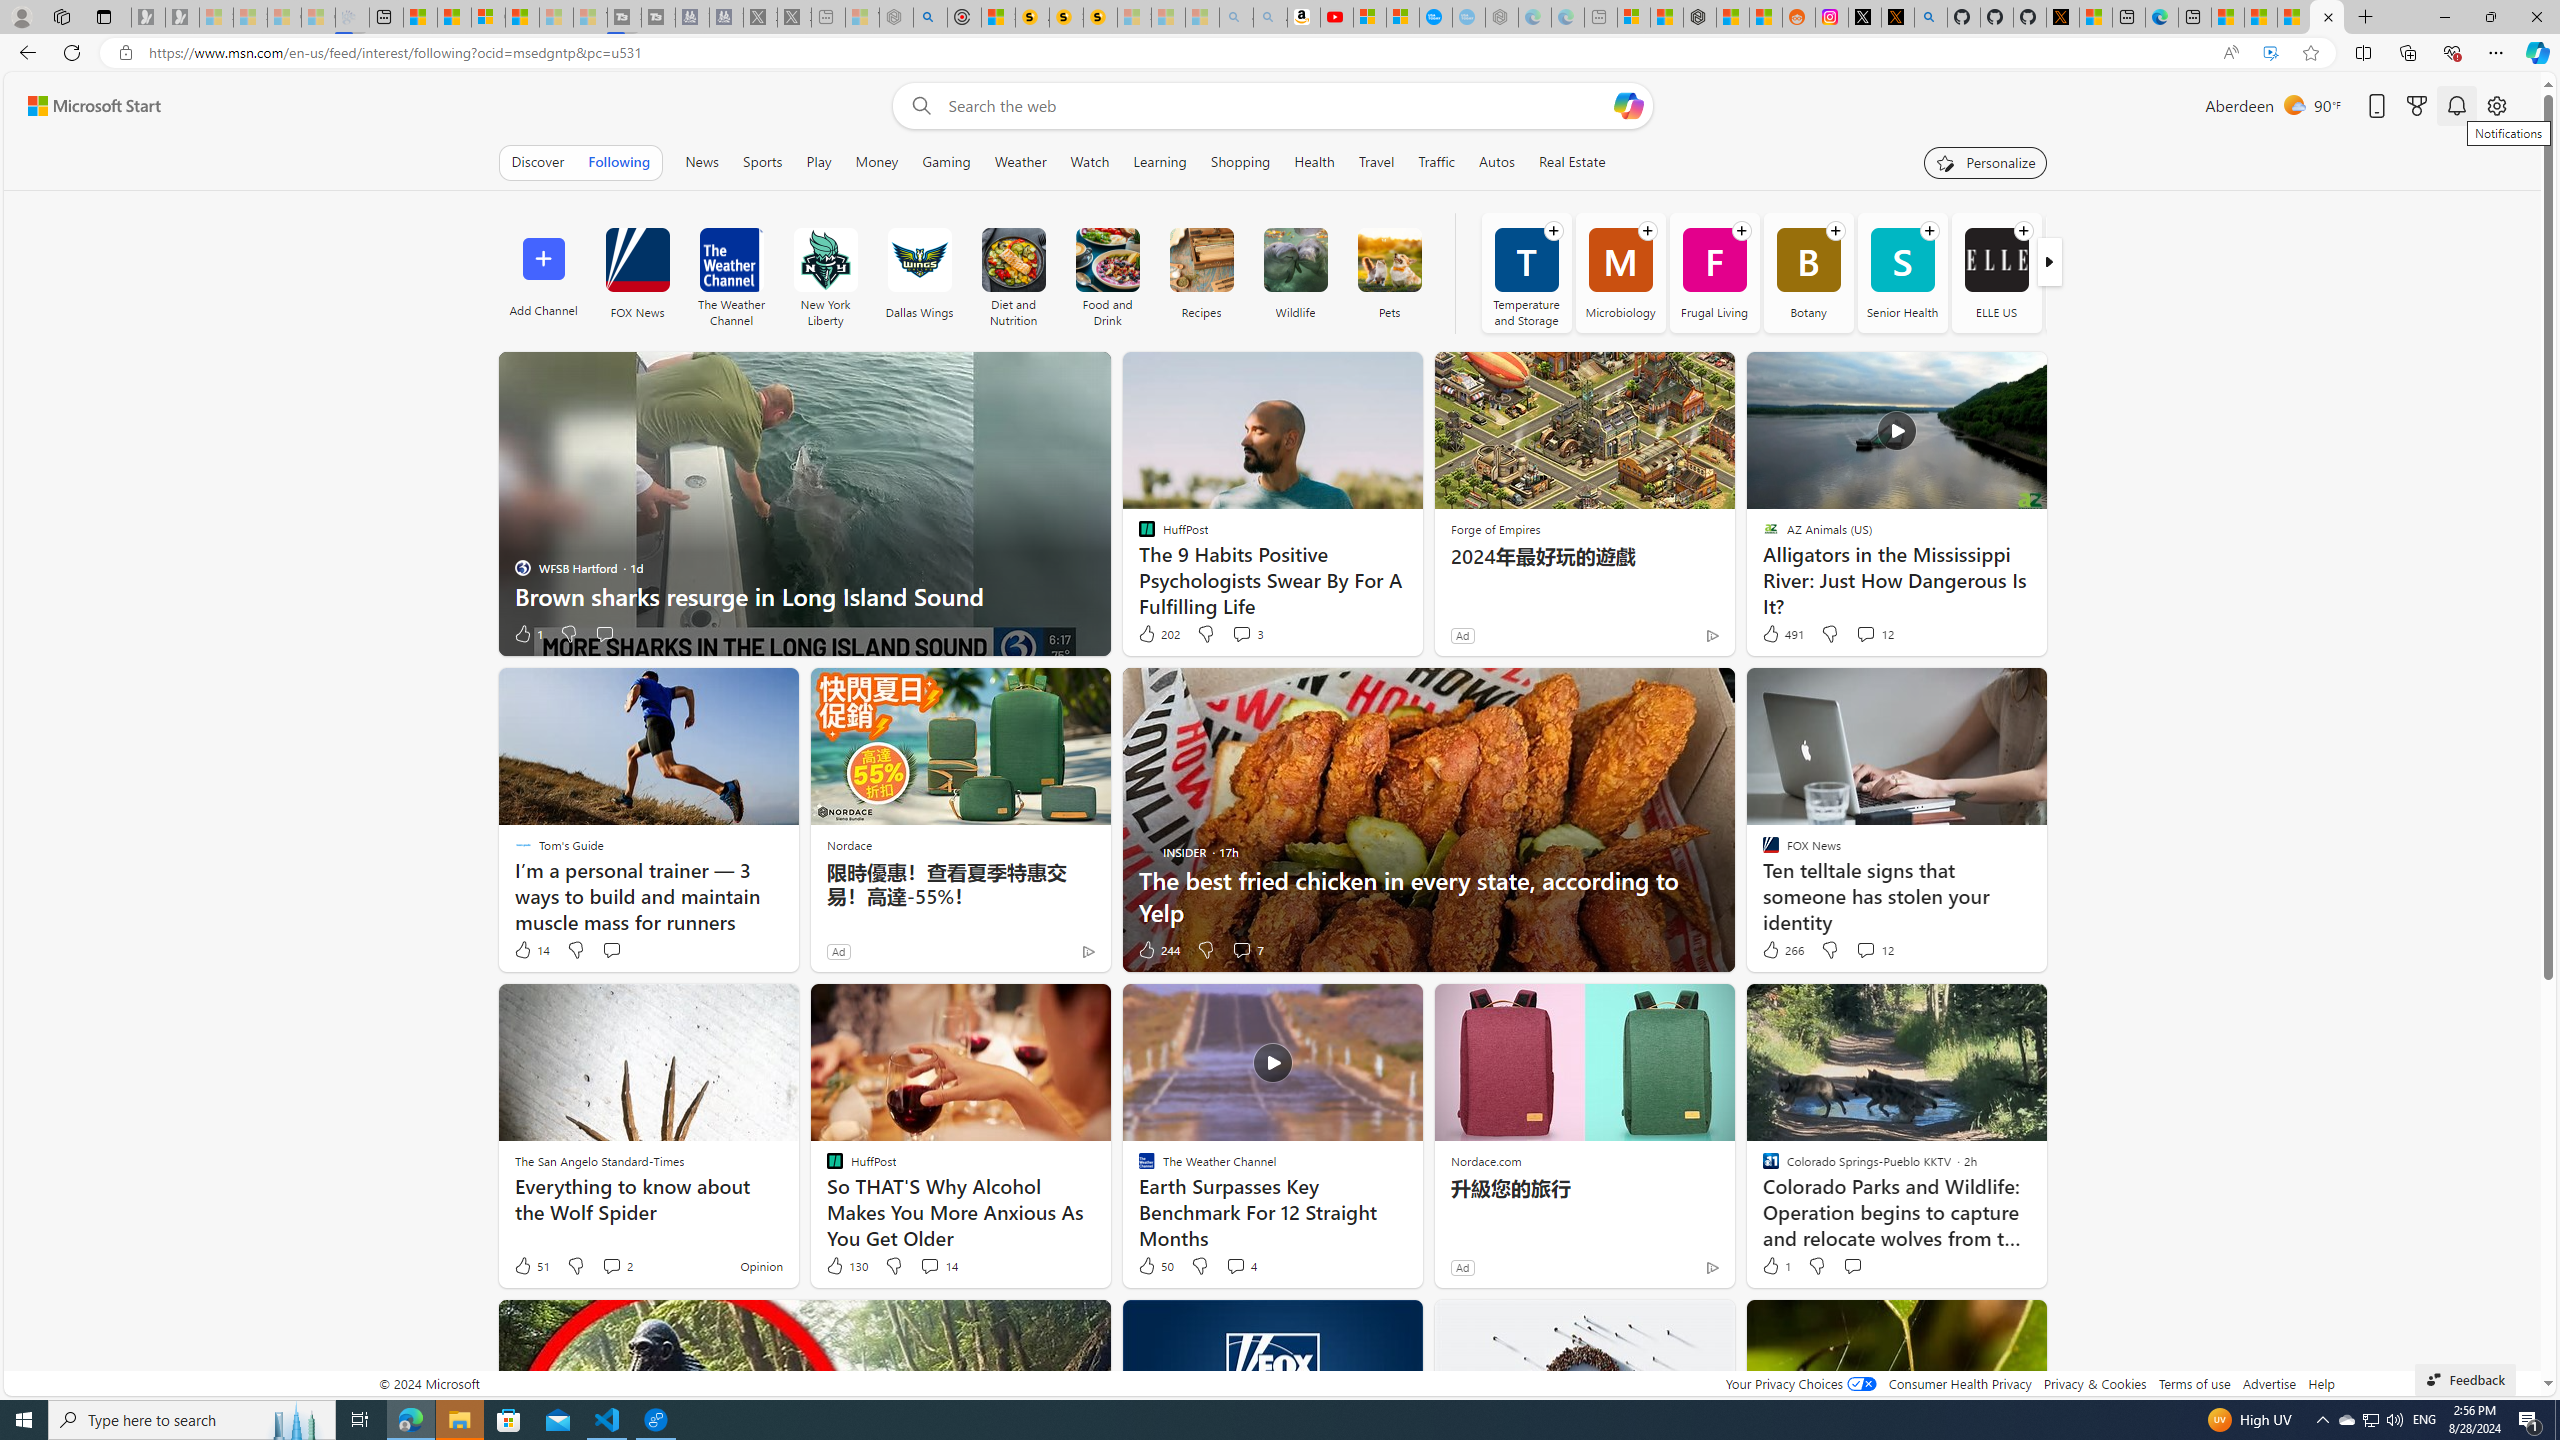 This screenshot has width=2560, height=1440. Describe the element at coordinates (916, 106) in the screenshot. I see `'Web search'` at that location.